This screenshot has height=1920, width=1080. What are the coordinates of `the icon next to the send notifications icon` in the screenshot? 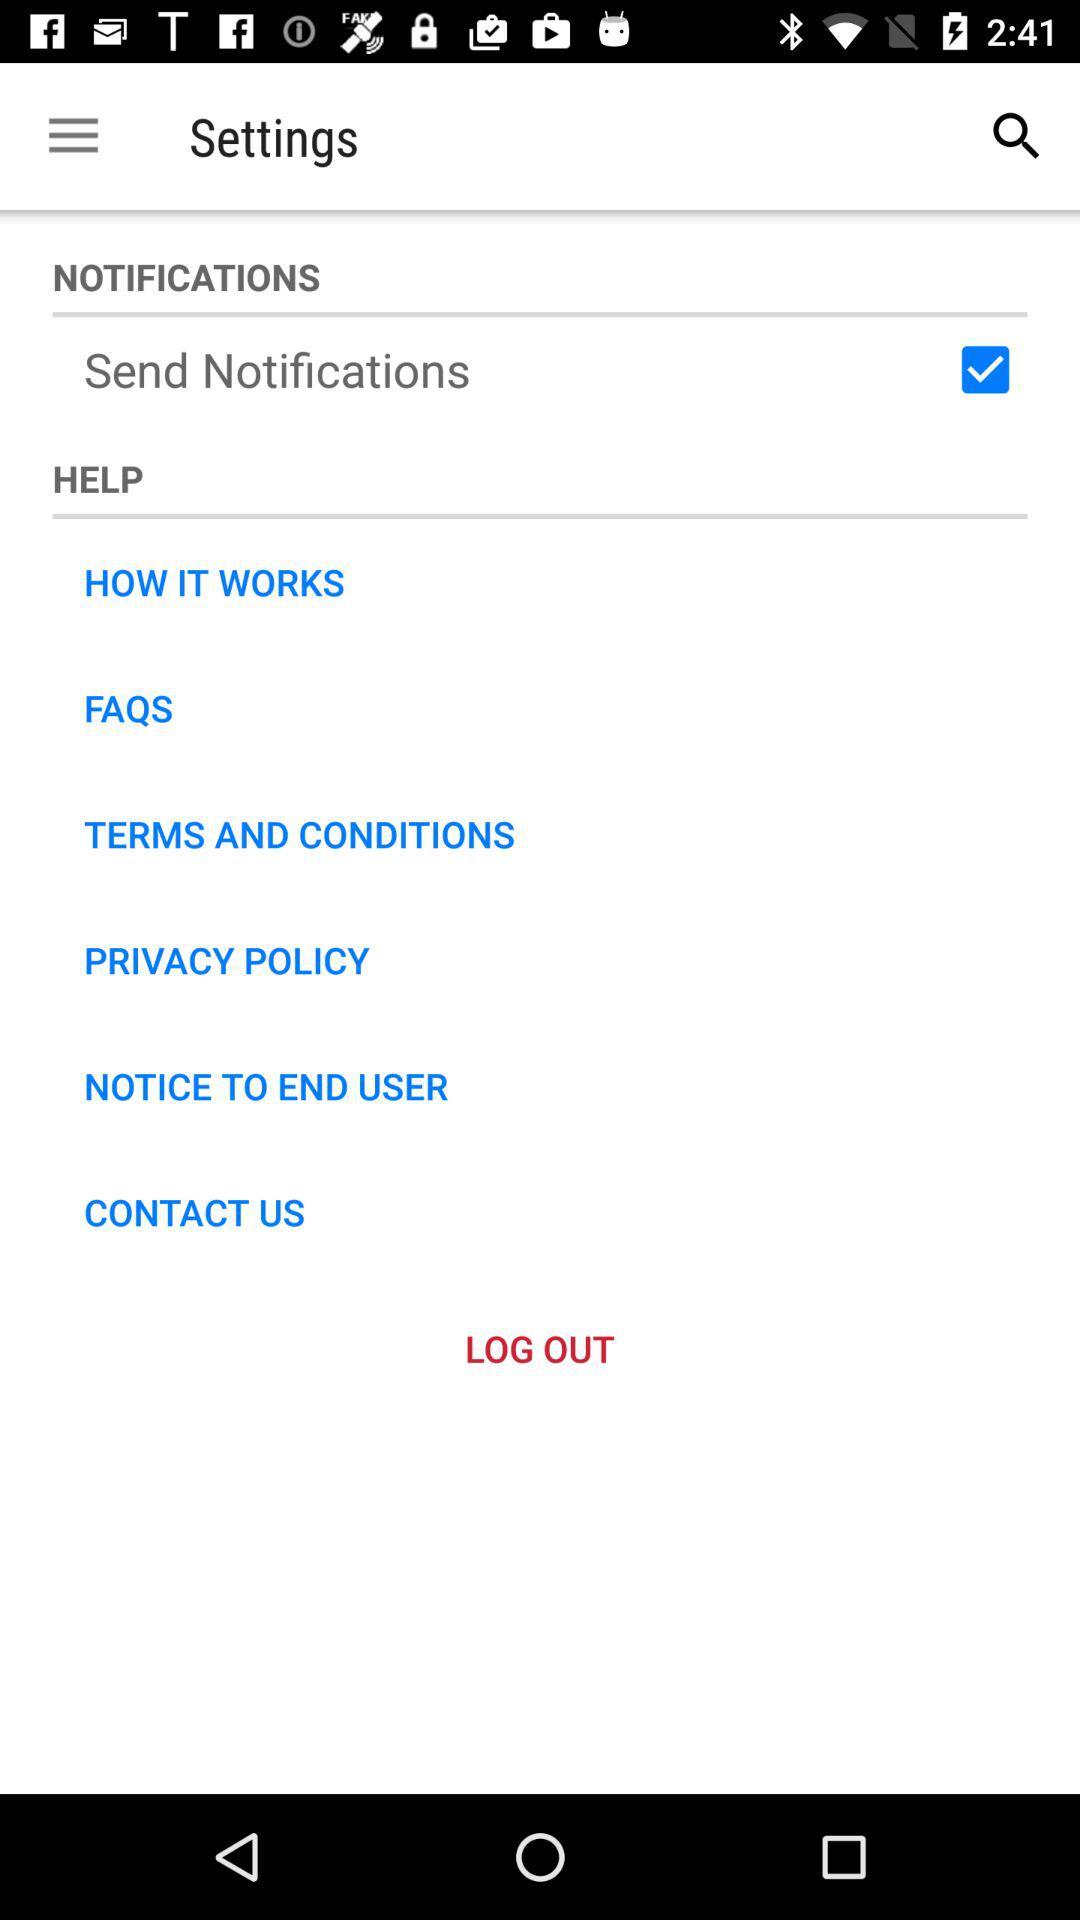 It's located at (984, 369).